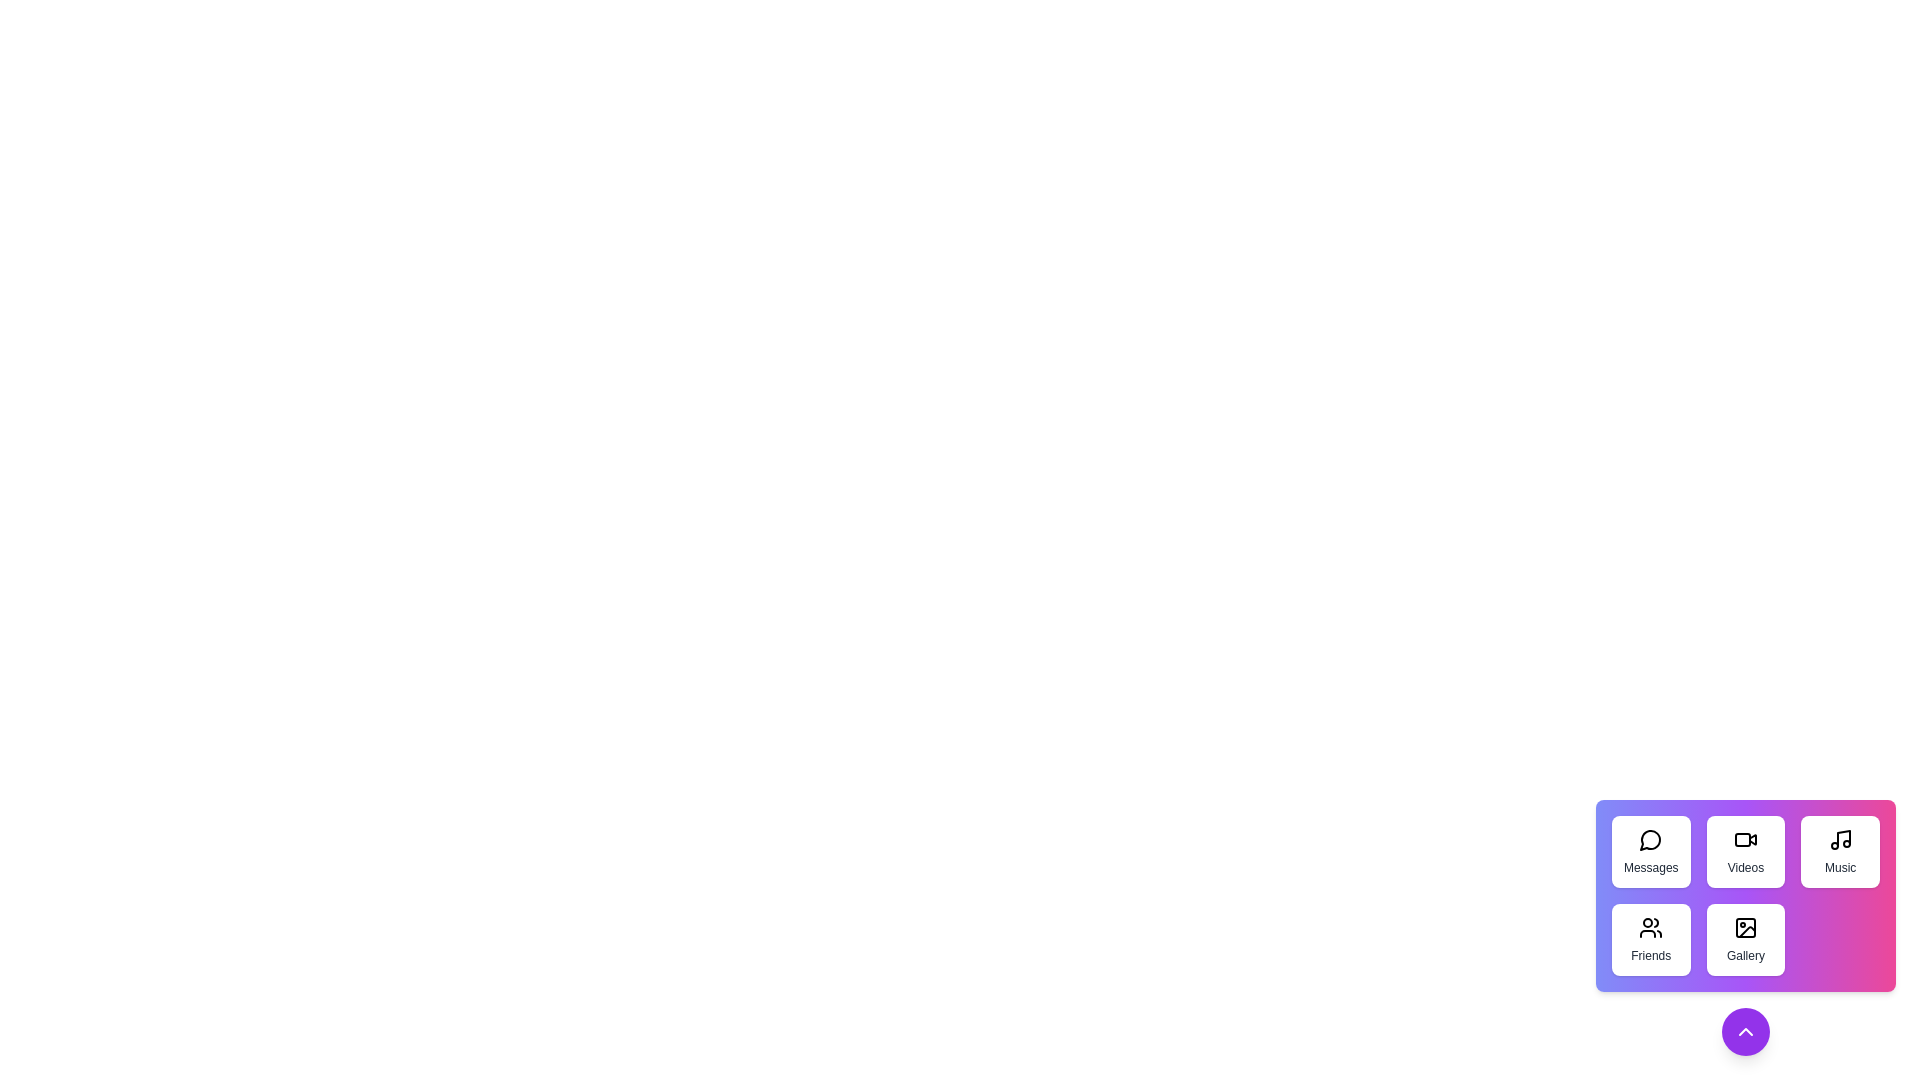 This screenshot has width=1920, height=1080. What do you see at coordinates (1744, 940) in the screenshot?
I see `the 'Gallery' button` at bounding box center [1744, 940].